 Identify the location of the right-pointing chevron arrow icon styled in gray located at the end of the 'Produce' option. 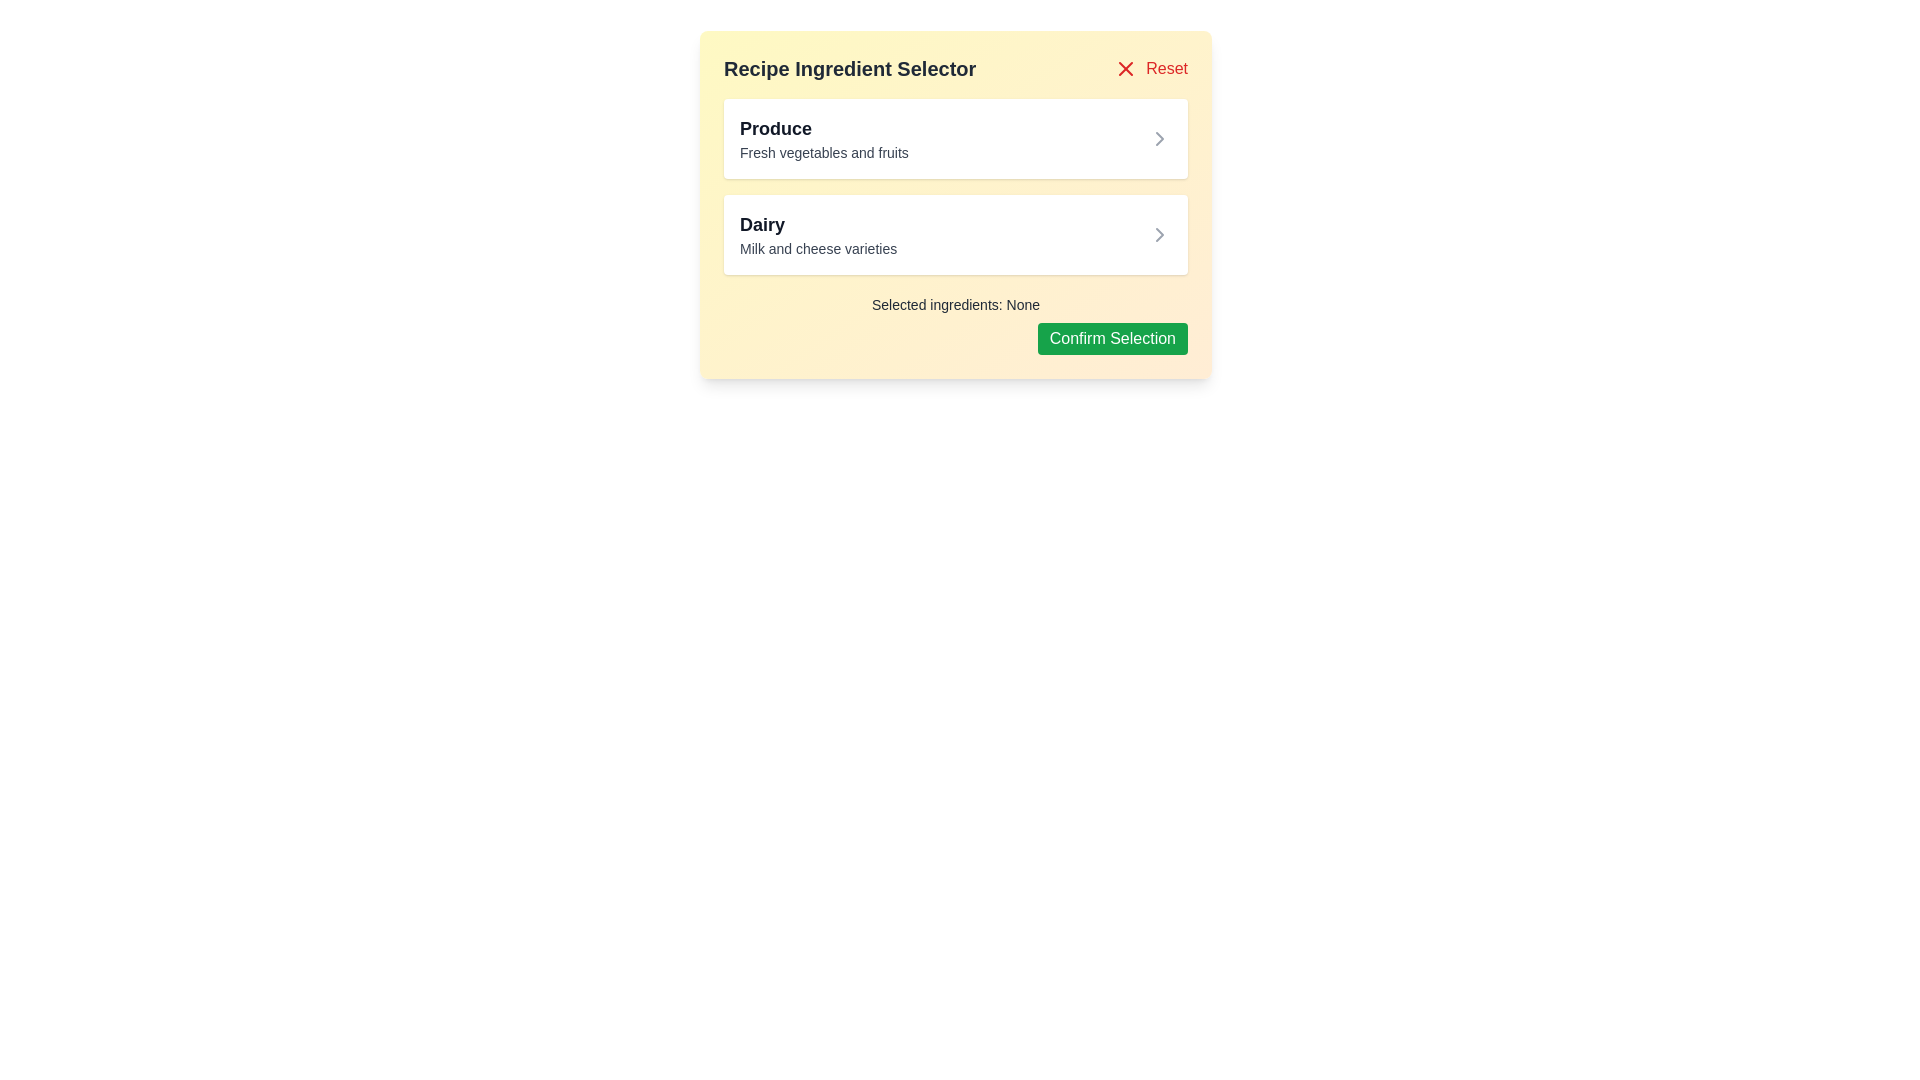
(1160, 137).